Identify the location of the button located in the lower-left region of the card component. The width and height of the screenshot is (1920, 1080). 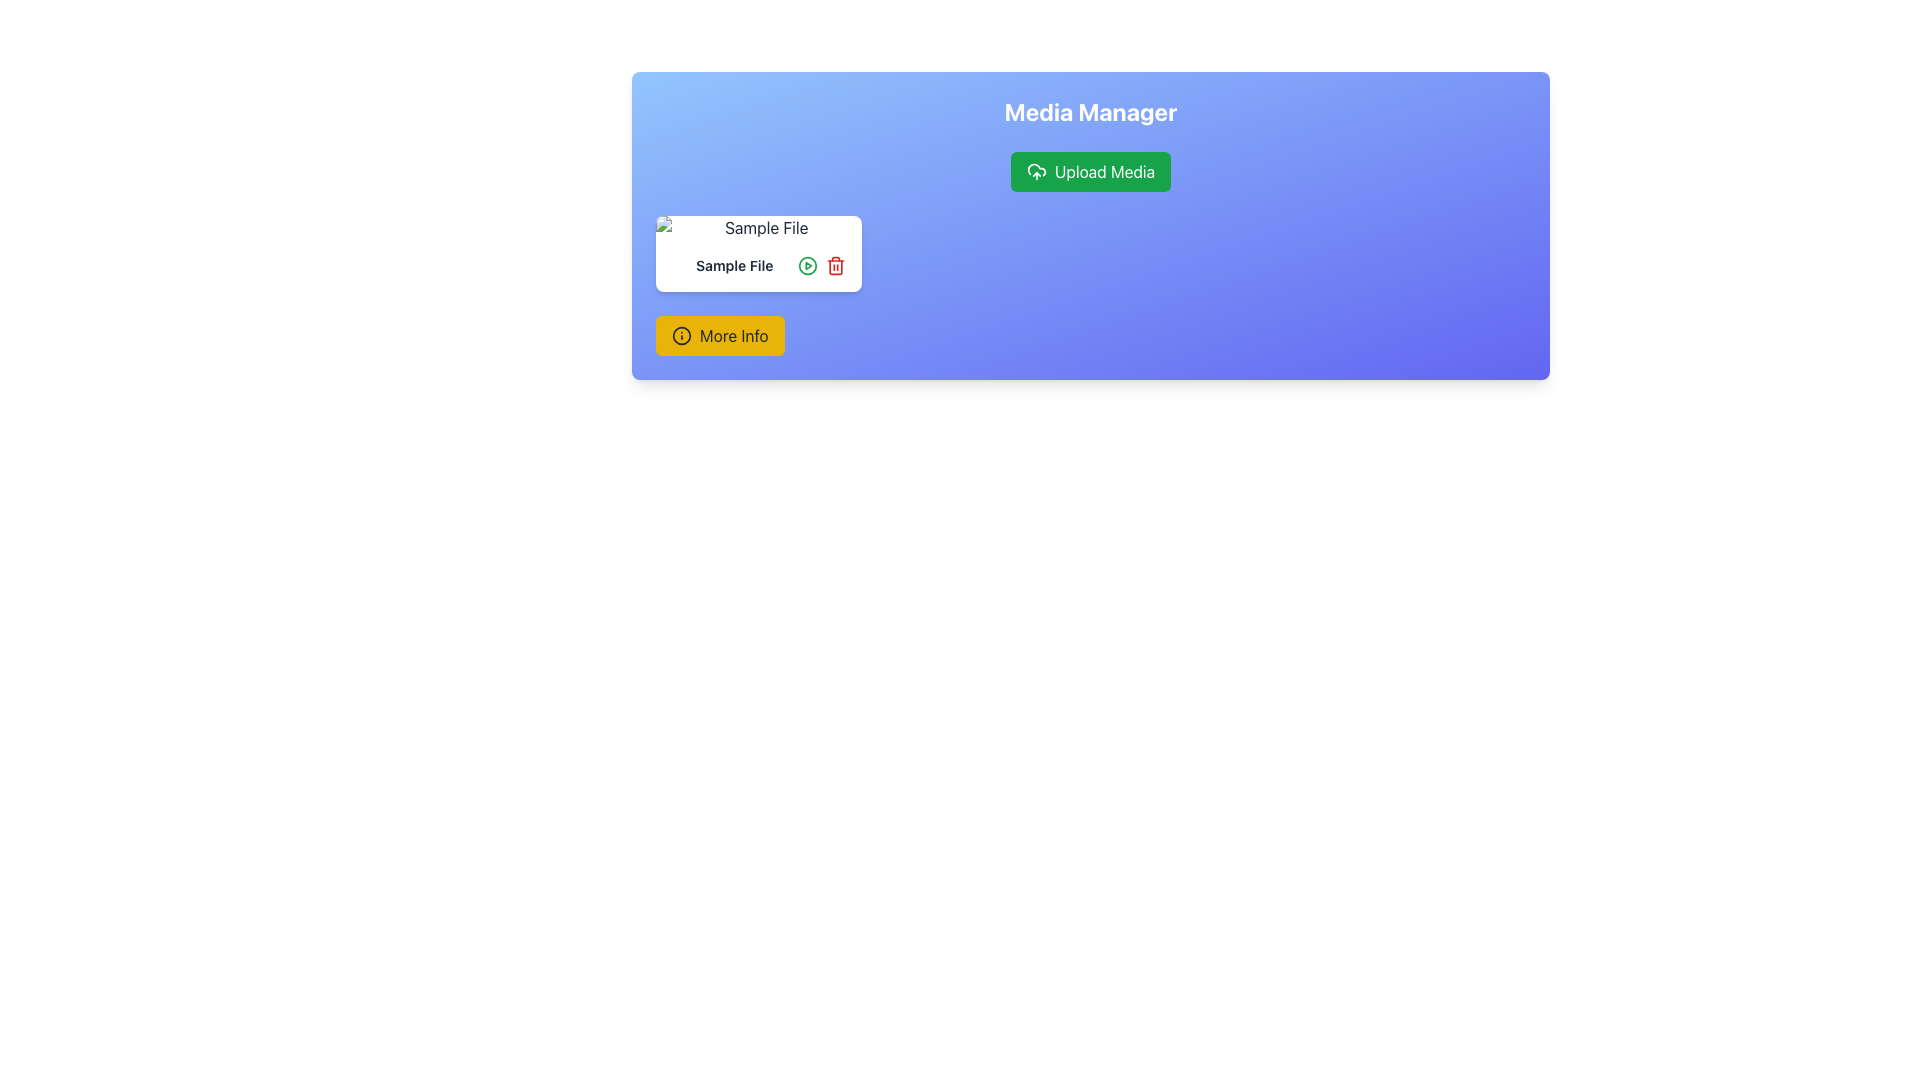
(720, 334).